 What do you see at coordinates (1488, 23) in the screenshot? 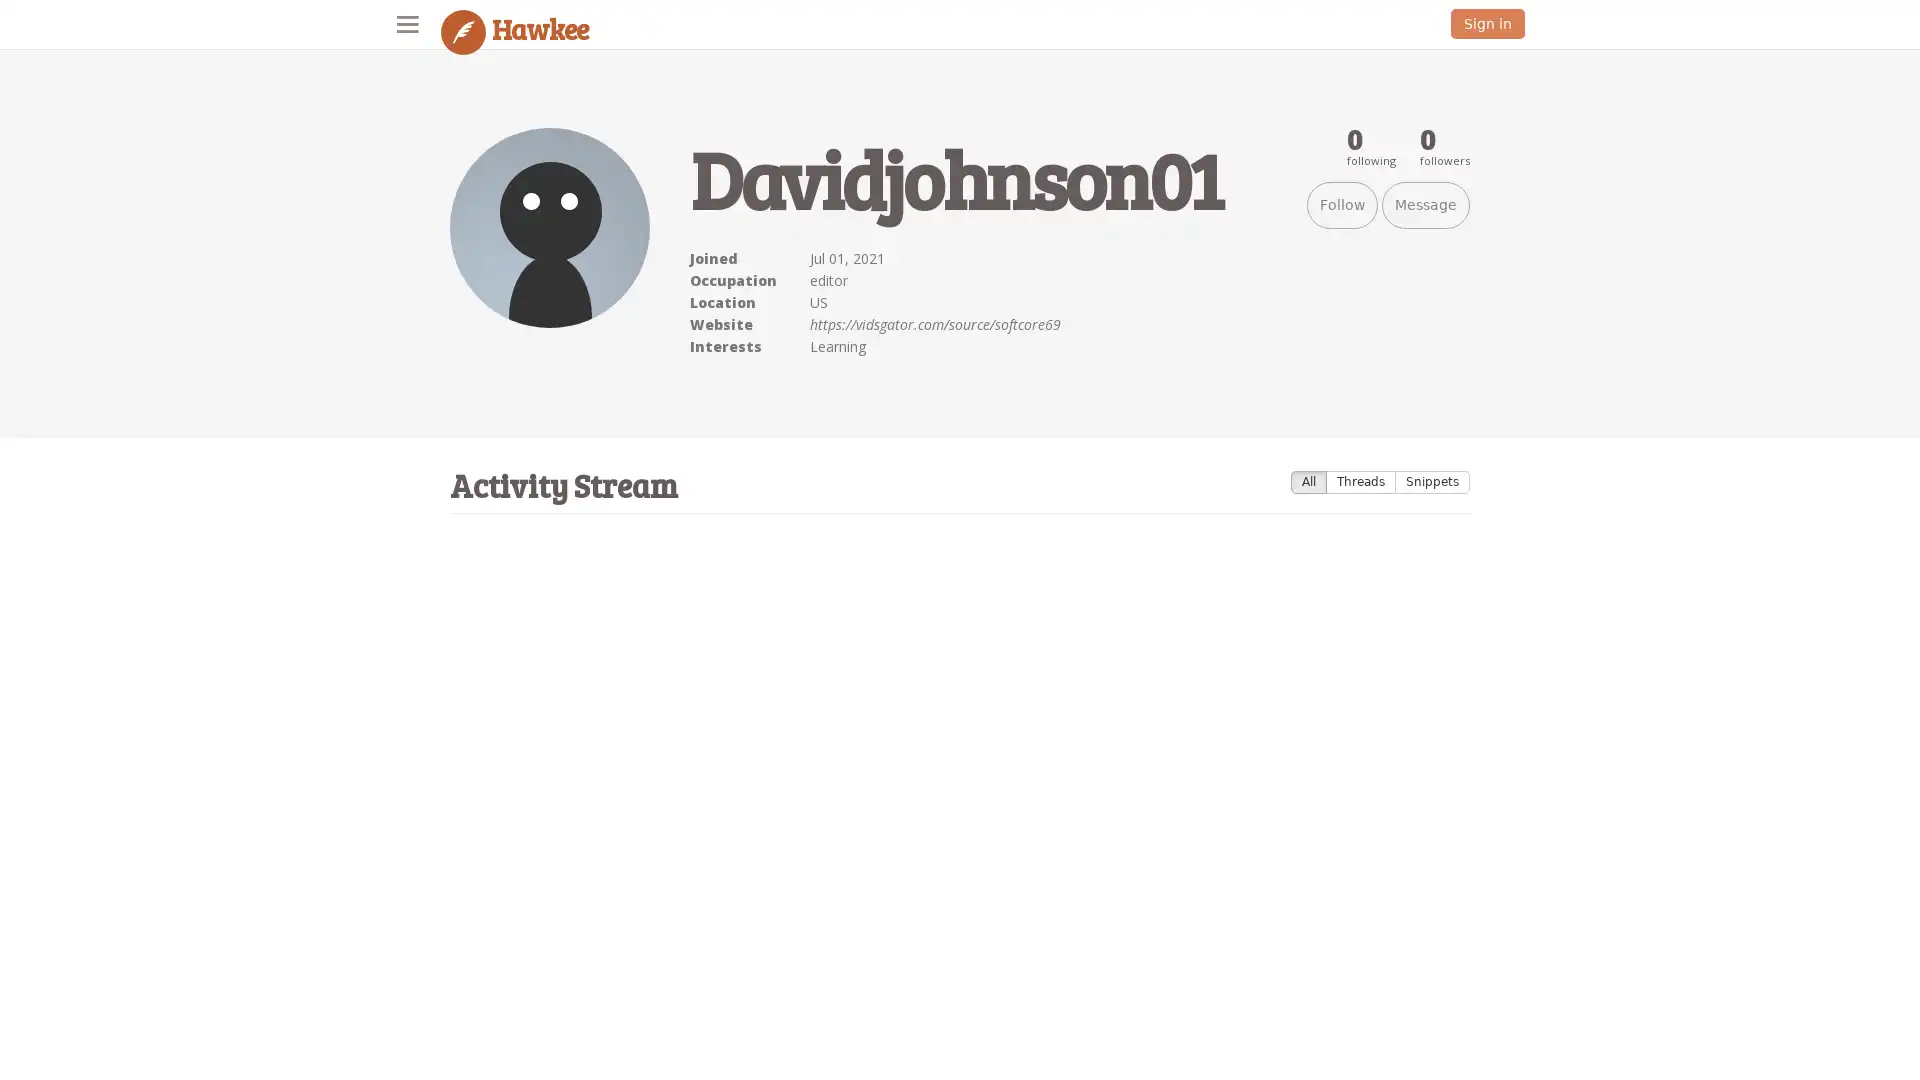
I see `Sign in` at bounding box center [1488, 23].